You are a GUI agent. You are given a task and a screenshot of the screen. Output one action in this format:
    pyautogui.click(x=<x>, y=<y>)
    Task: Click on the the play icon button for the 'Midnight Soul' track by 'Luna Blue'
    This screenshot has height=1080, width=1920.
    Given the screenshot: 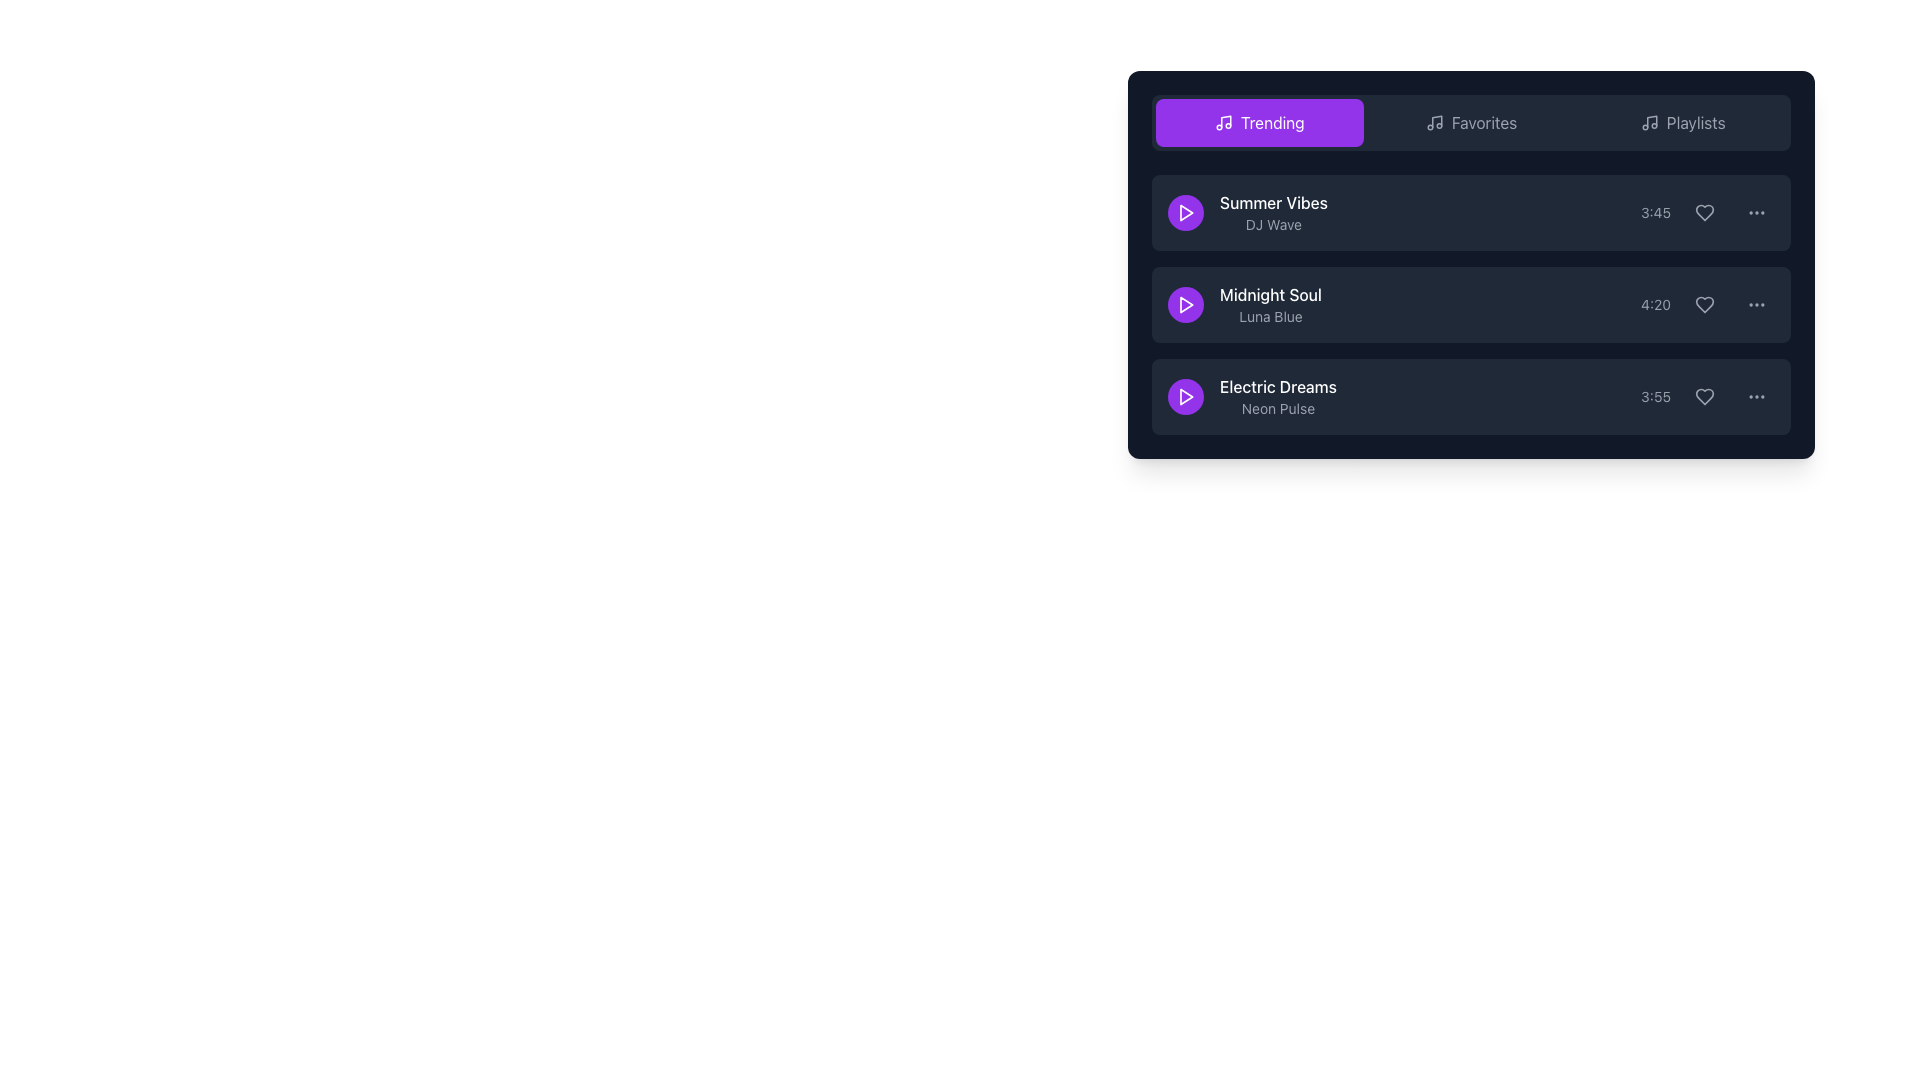 What is the action you would take?
    pyautogui.click(x=1185, y=304)
    